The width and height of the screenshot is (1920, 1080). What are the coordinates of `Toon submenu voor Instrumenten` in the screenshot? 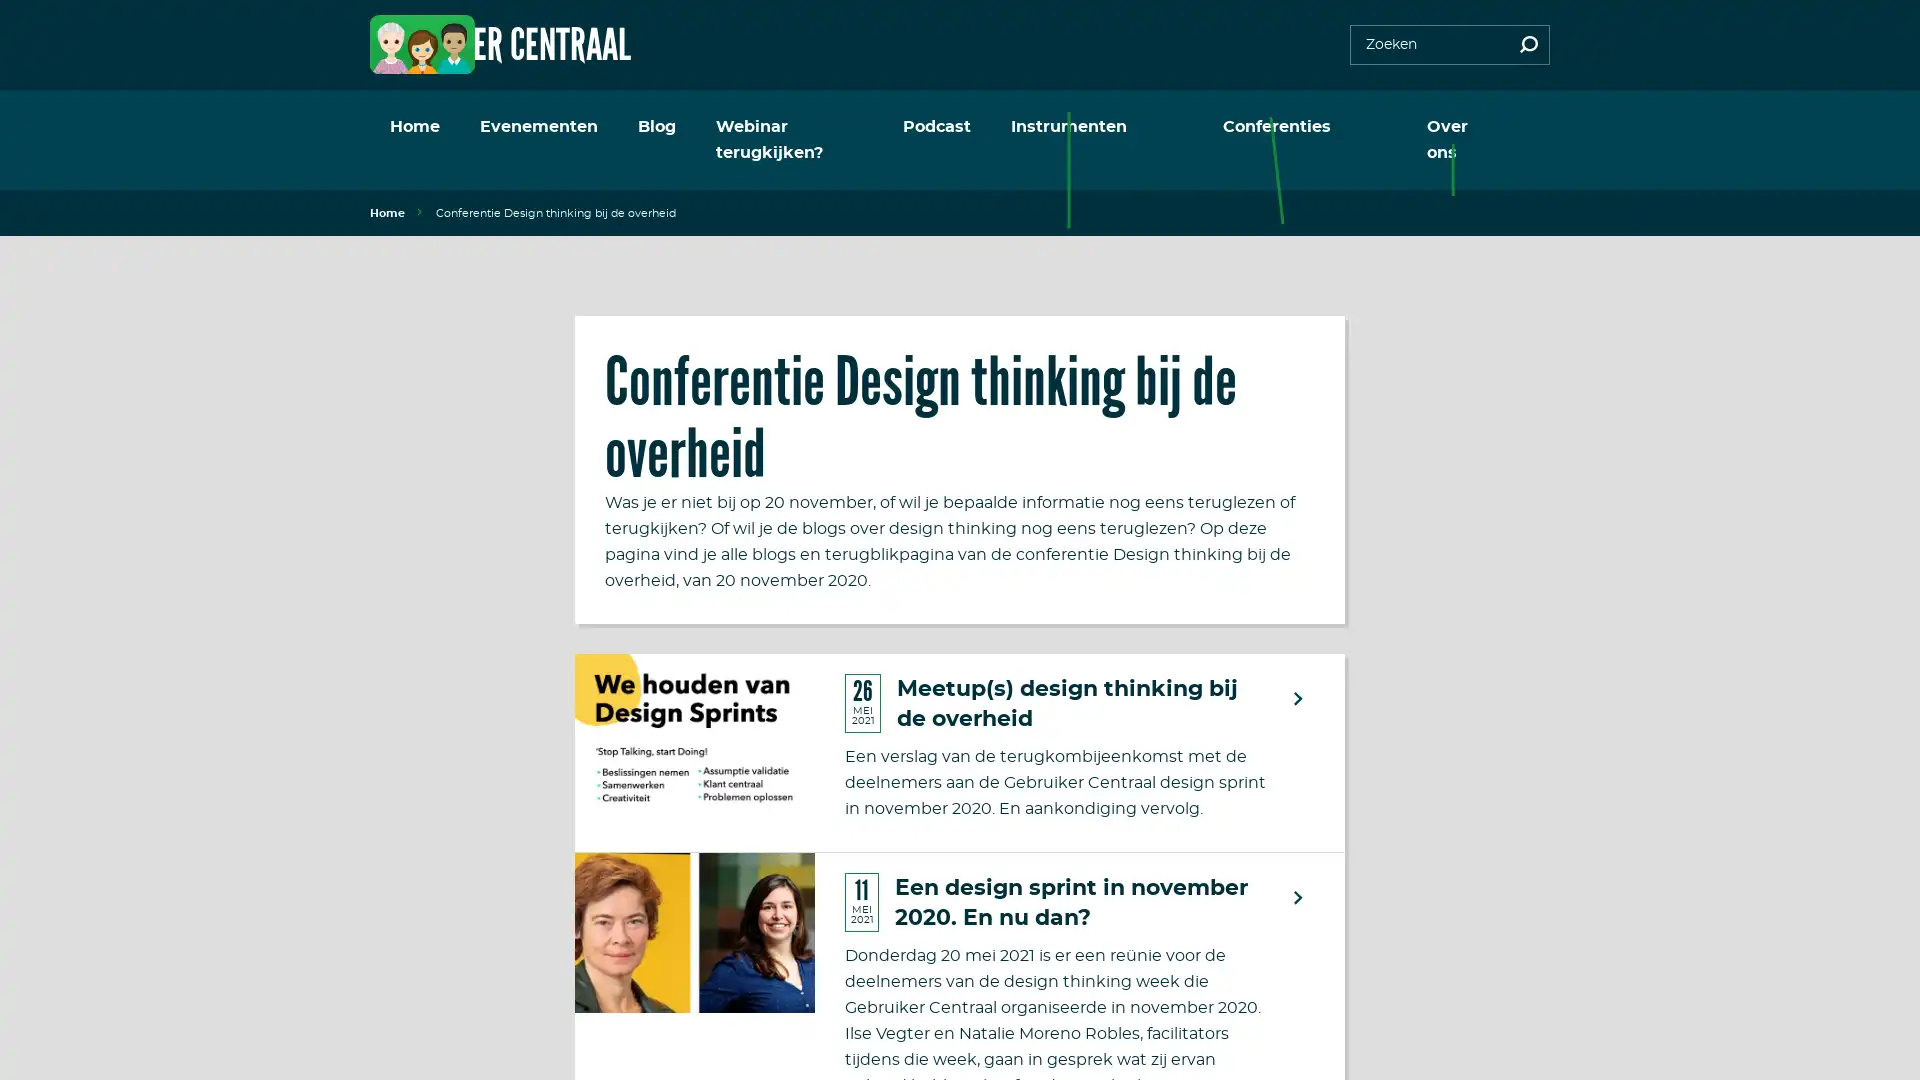 It's located at (1195, 127).